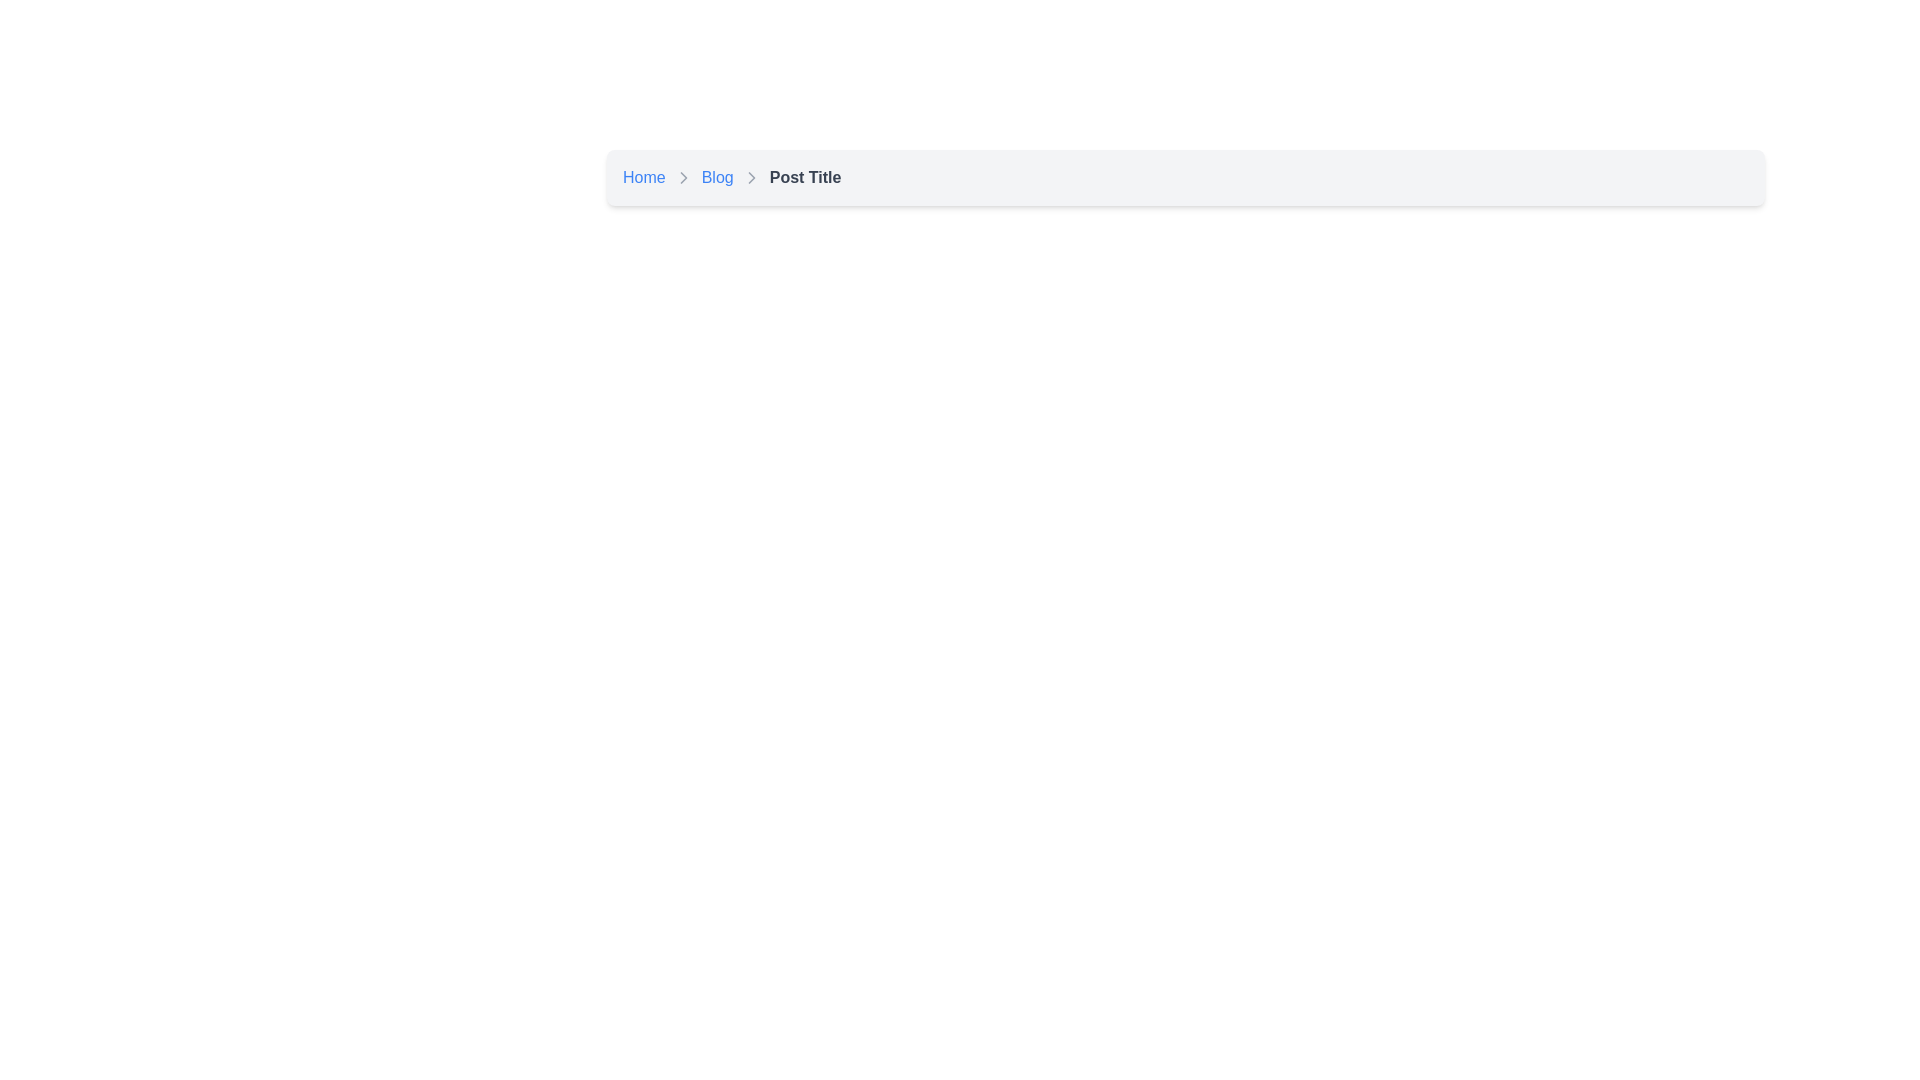 The width and height of the screenshot is (1920, 1080). Describe the element at coordinates (644, 176) in the screenshot. I see `the 'Home' hyperlink in the breadcrumb navigation bar to observe the color change indicating interactivity` at that location.